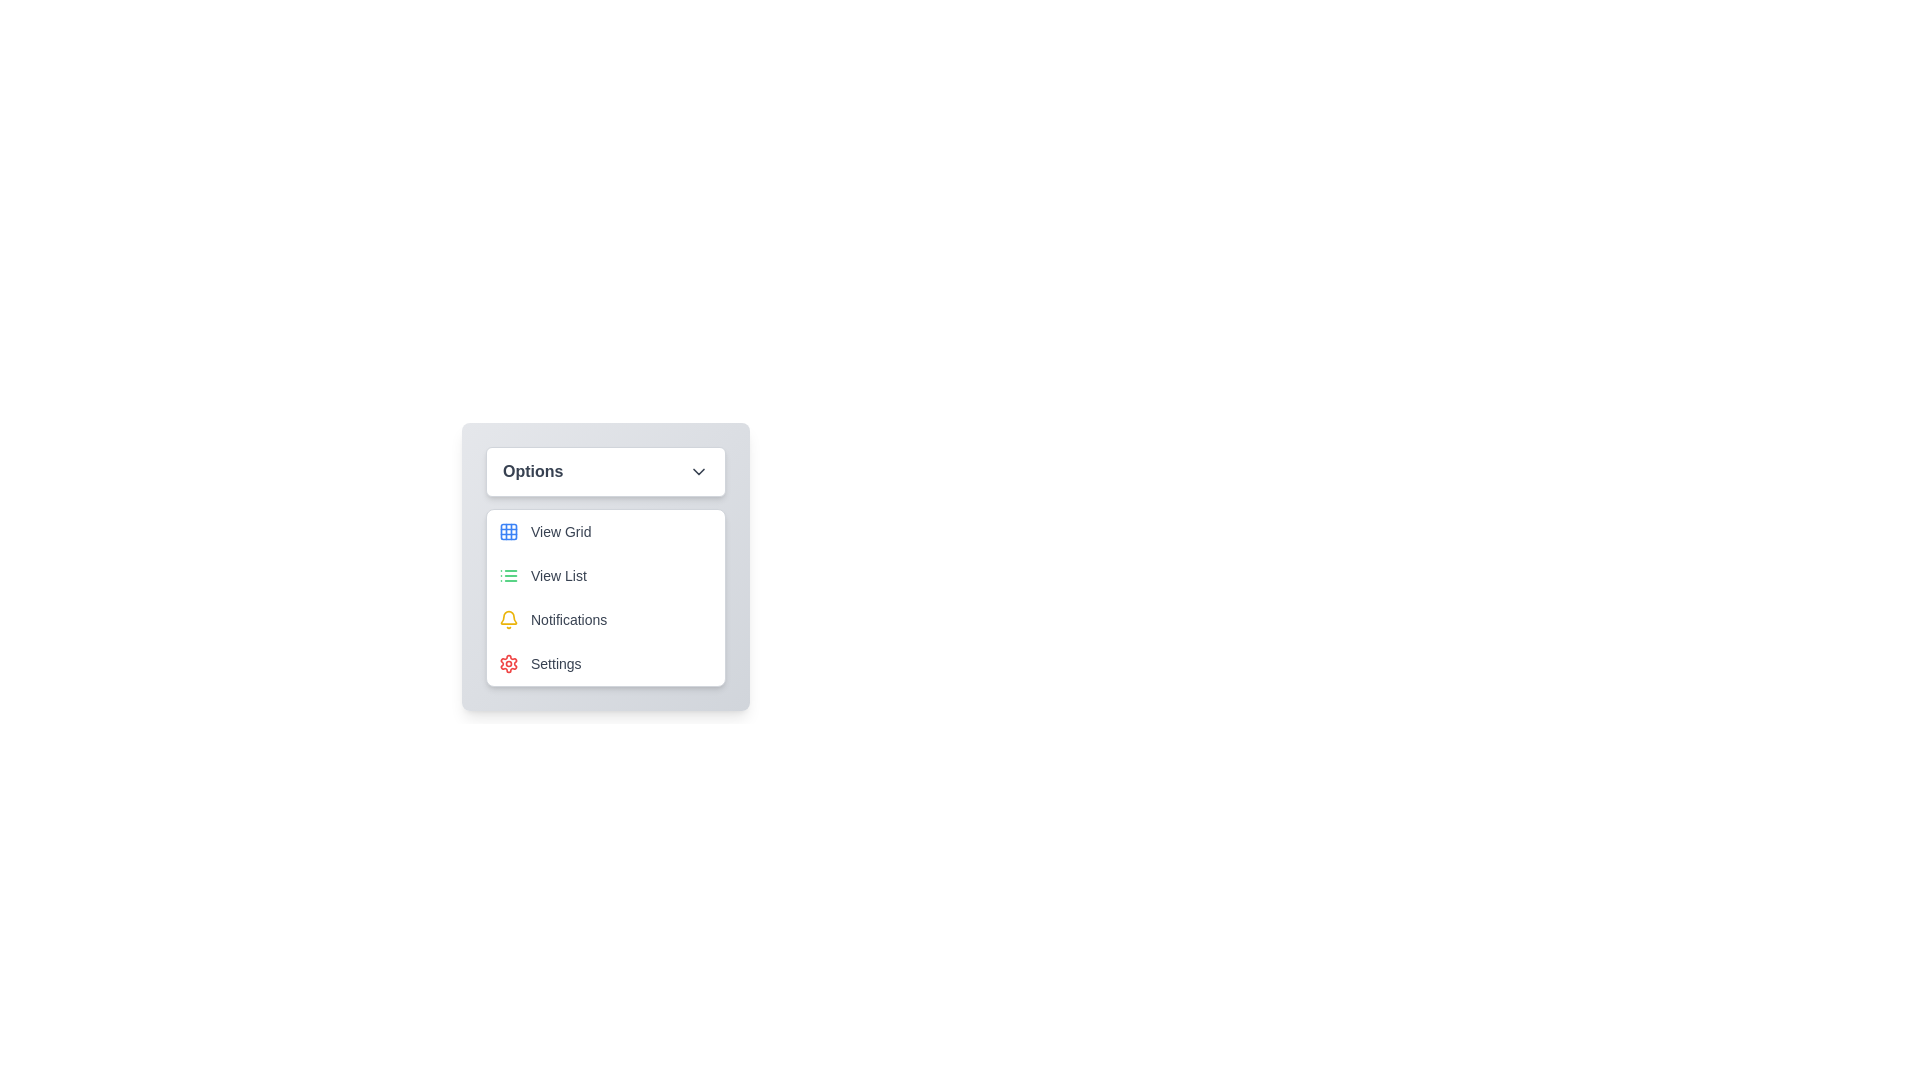  What do you see at coordinates (508, 663) in the screenshot?
I see `the gear-shaped icon at the bottom right of the dropdown menu labeled 'Settings' to interact with settings` at bounding box center [508, 663].